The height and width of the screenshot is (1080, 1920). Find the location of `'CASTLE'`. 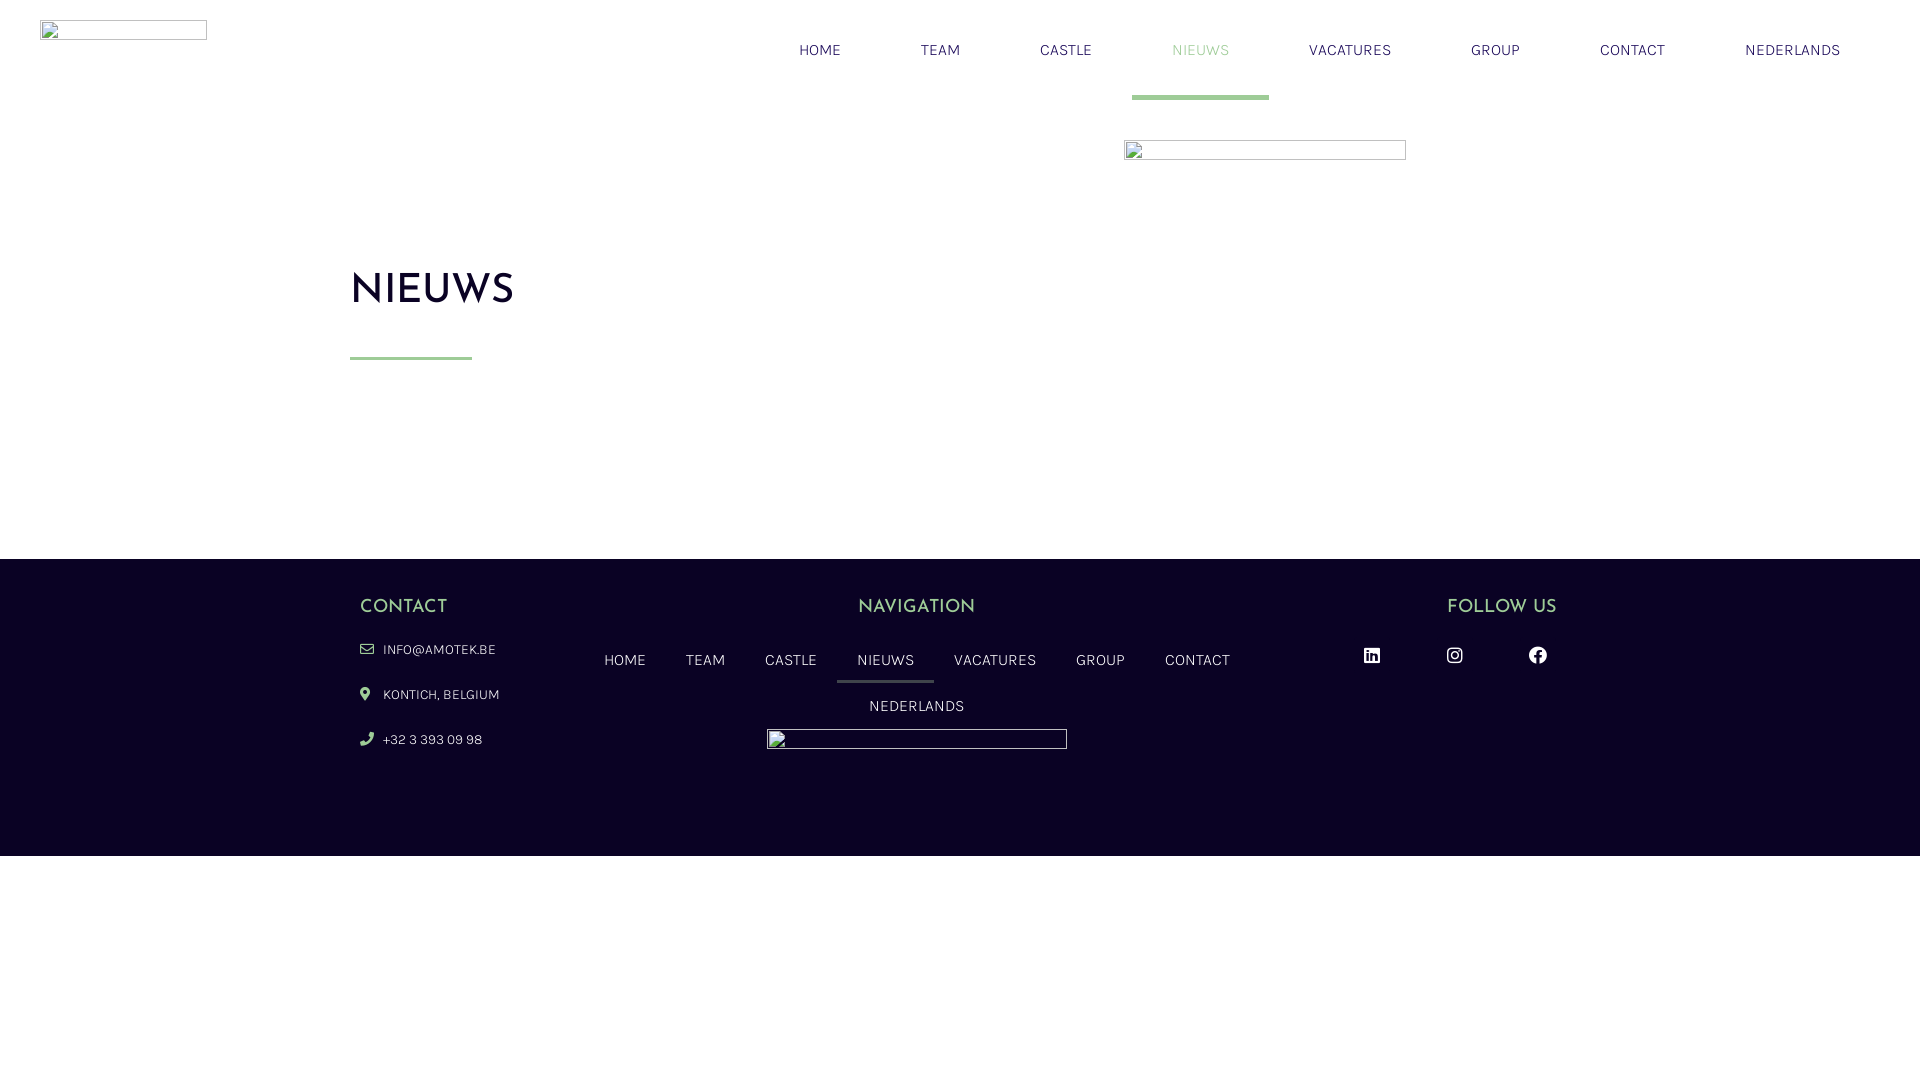

'CASTLE' is located at coordinates (790, 659).